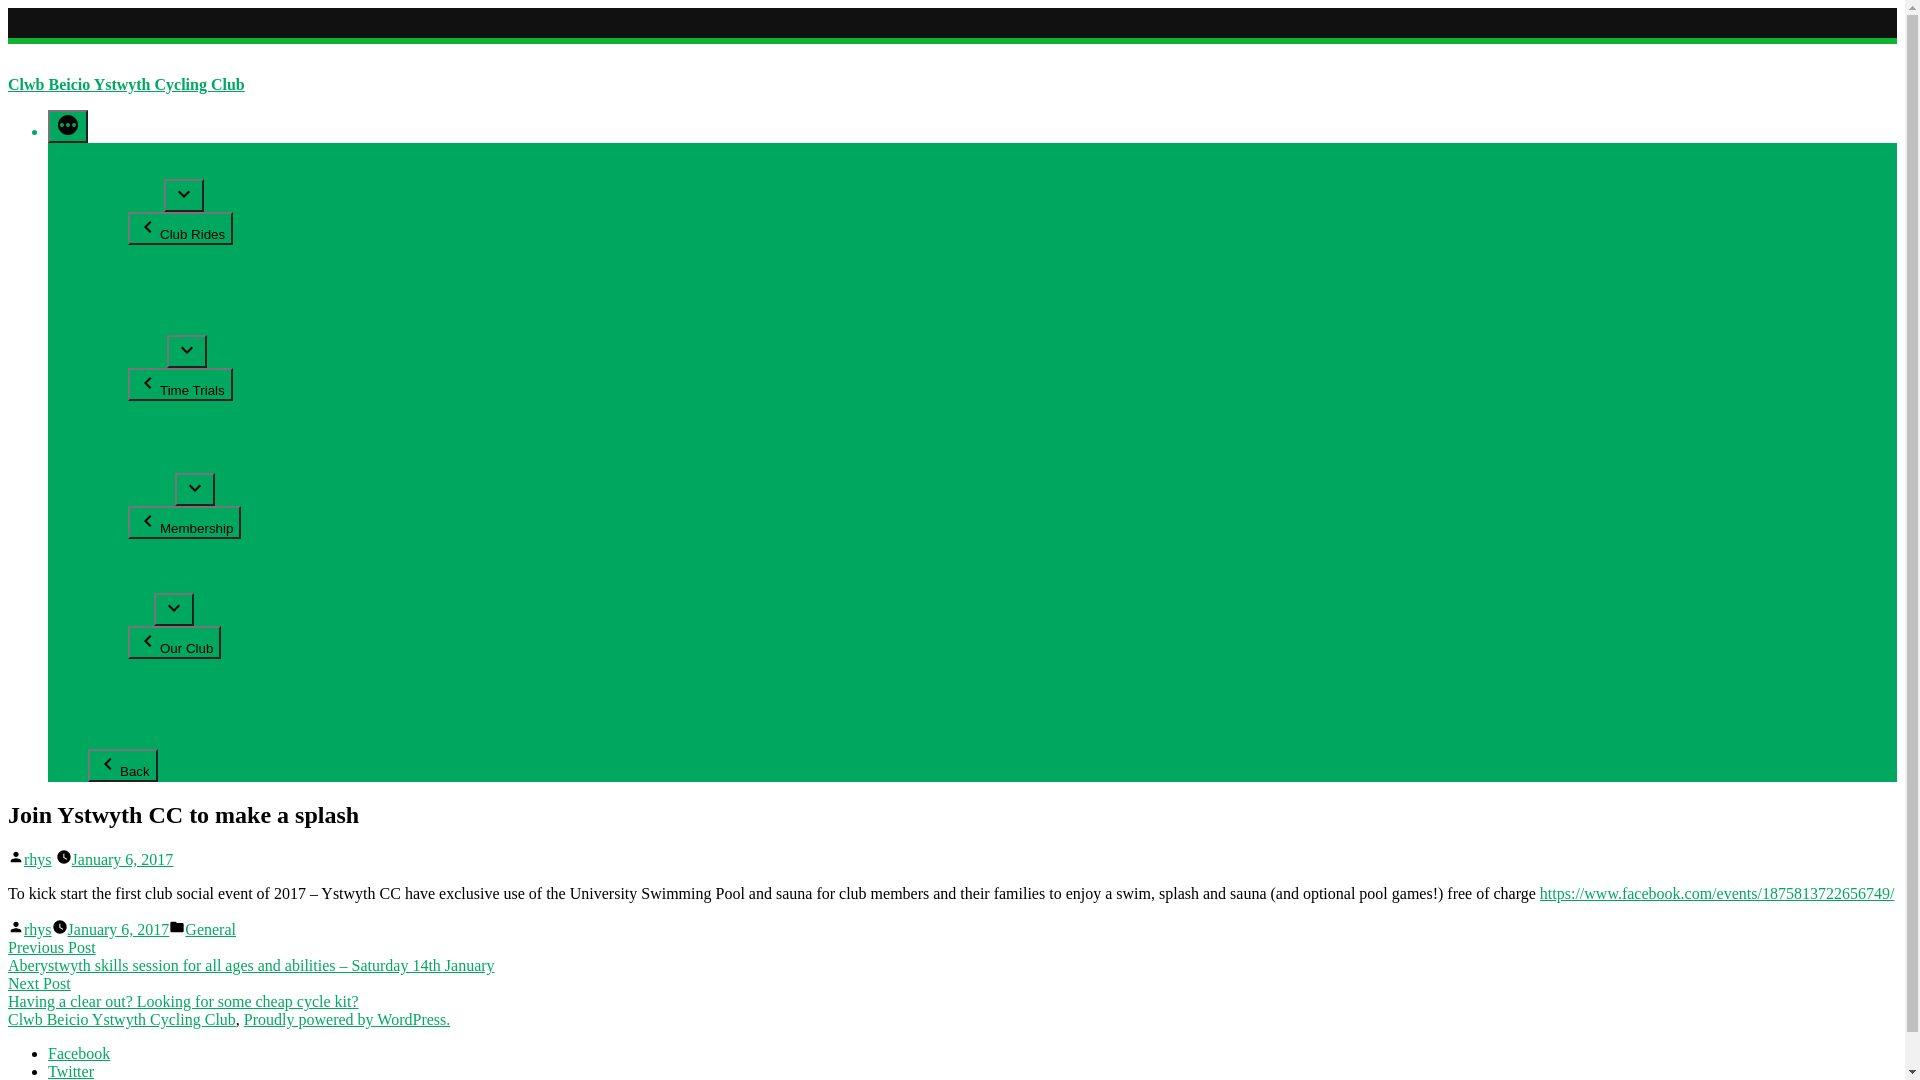 The height and width of the screenshot is (1080, 1920). What do you see at coordinates (78, 1052) in the screenshot?
I see `'Facebook'` at bounding box center [78, 1052].